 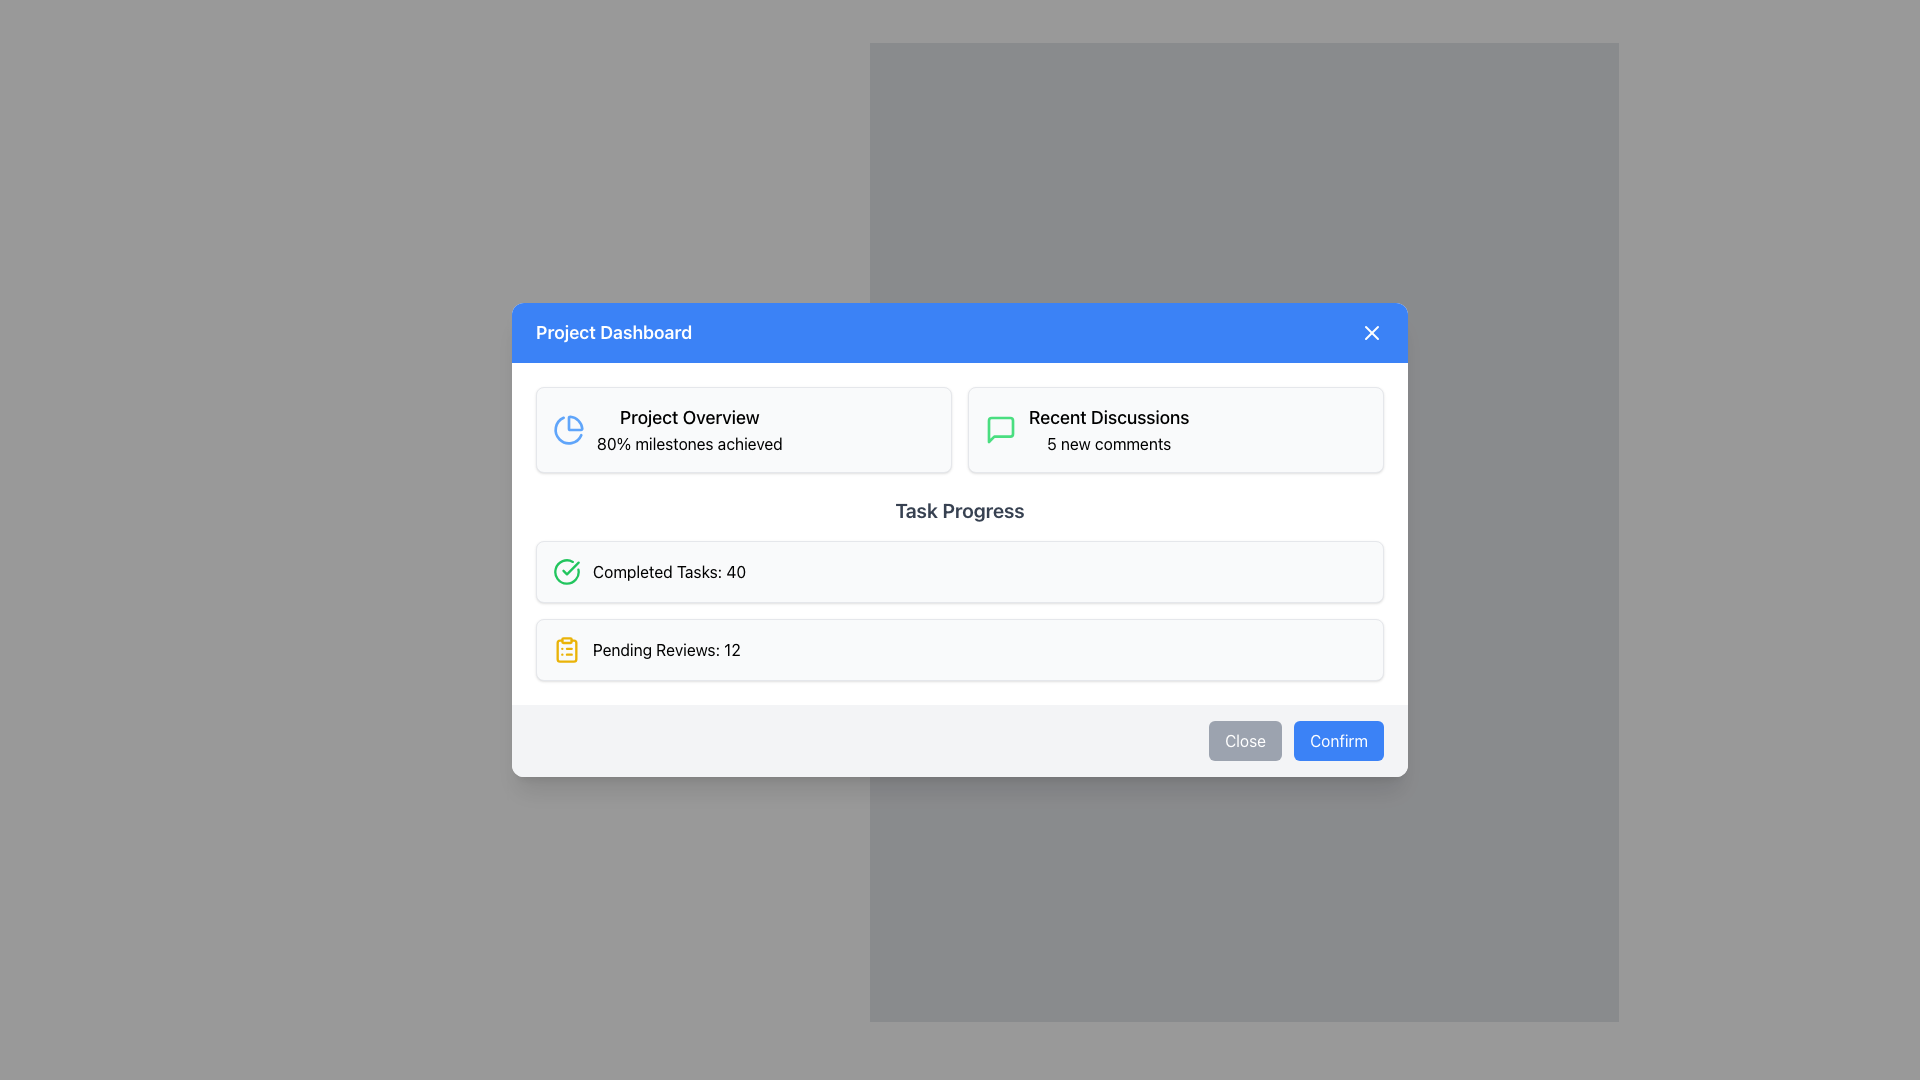 I want to click on the second slice of the pie chart icon in the 'Project Overview' card located in the upper left corner of the interface, so click(x=567, y=429).